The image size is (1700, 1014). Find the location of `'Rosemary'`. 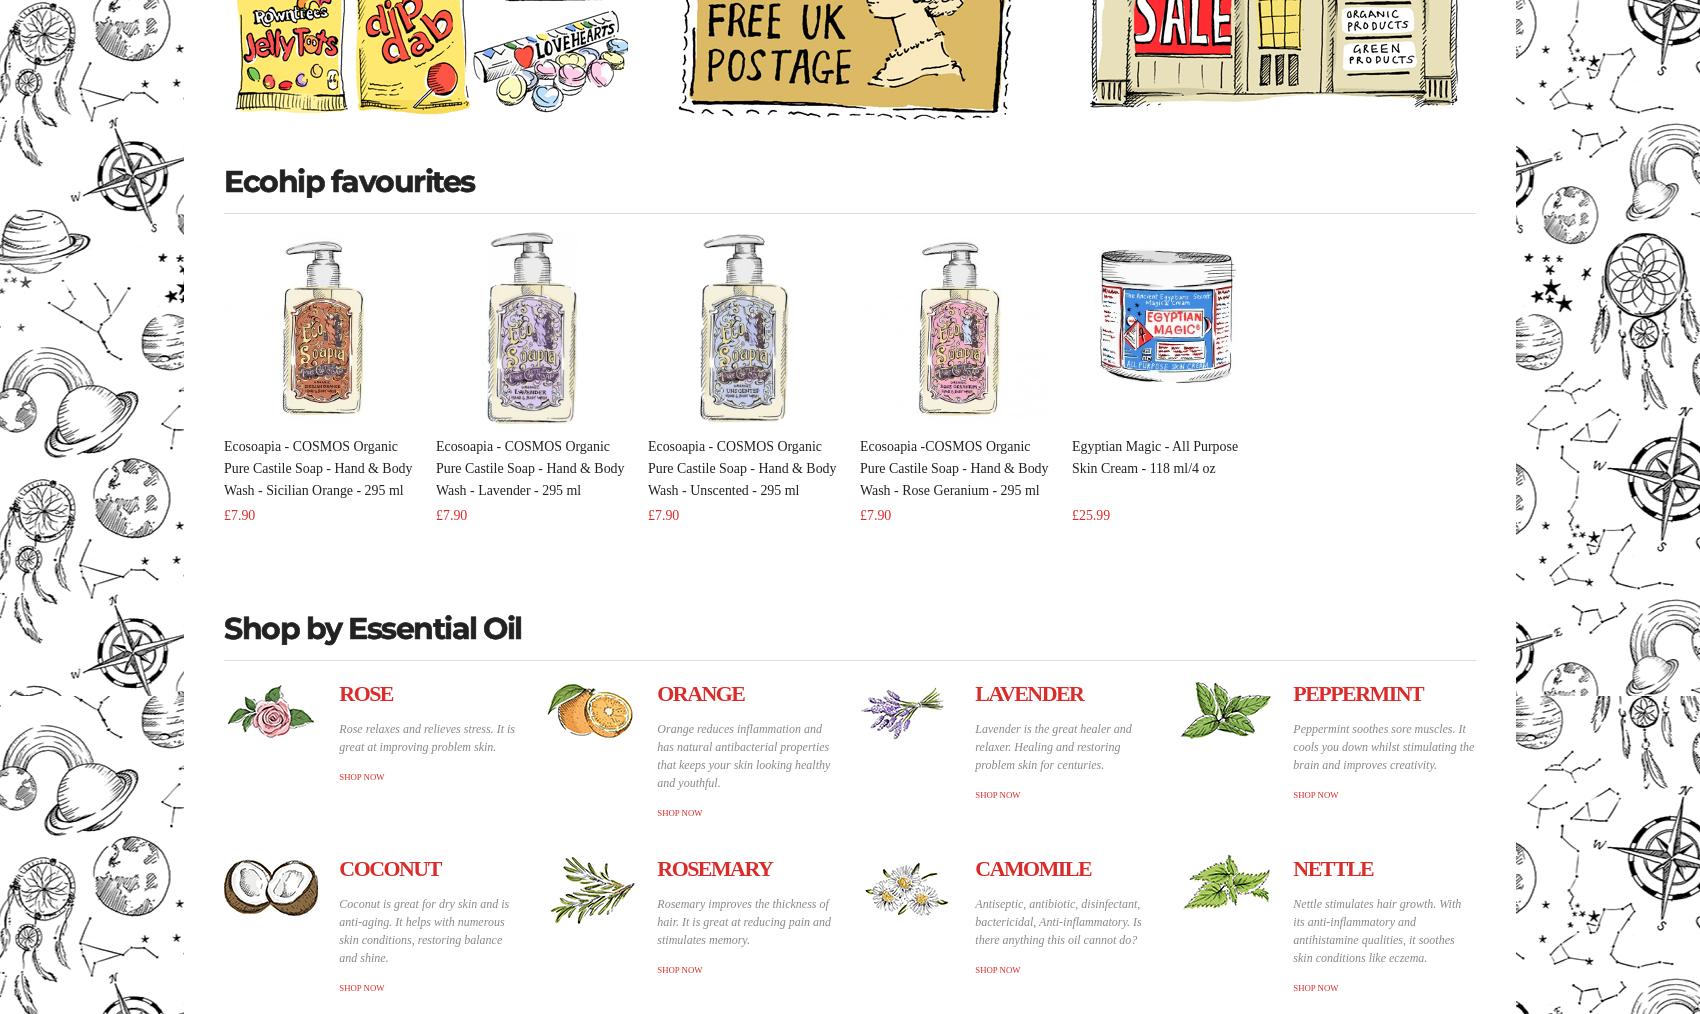

'Rosemary' is located at coordinates (714, 867).